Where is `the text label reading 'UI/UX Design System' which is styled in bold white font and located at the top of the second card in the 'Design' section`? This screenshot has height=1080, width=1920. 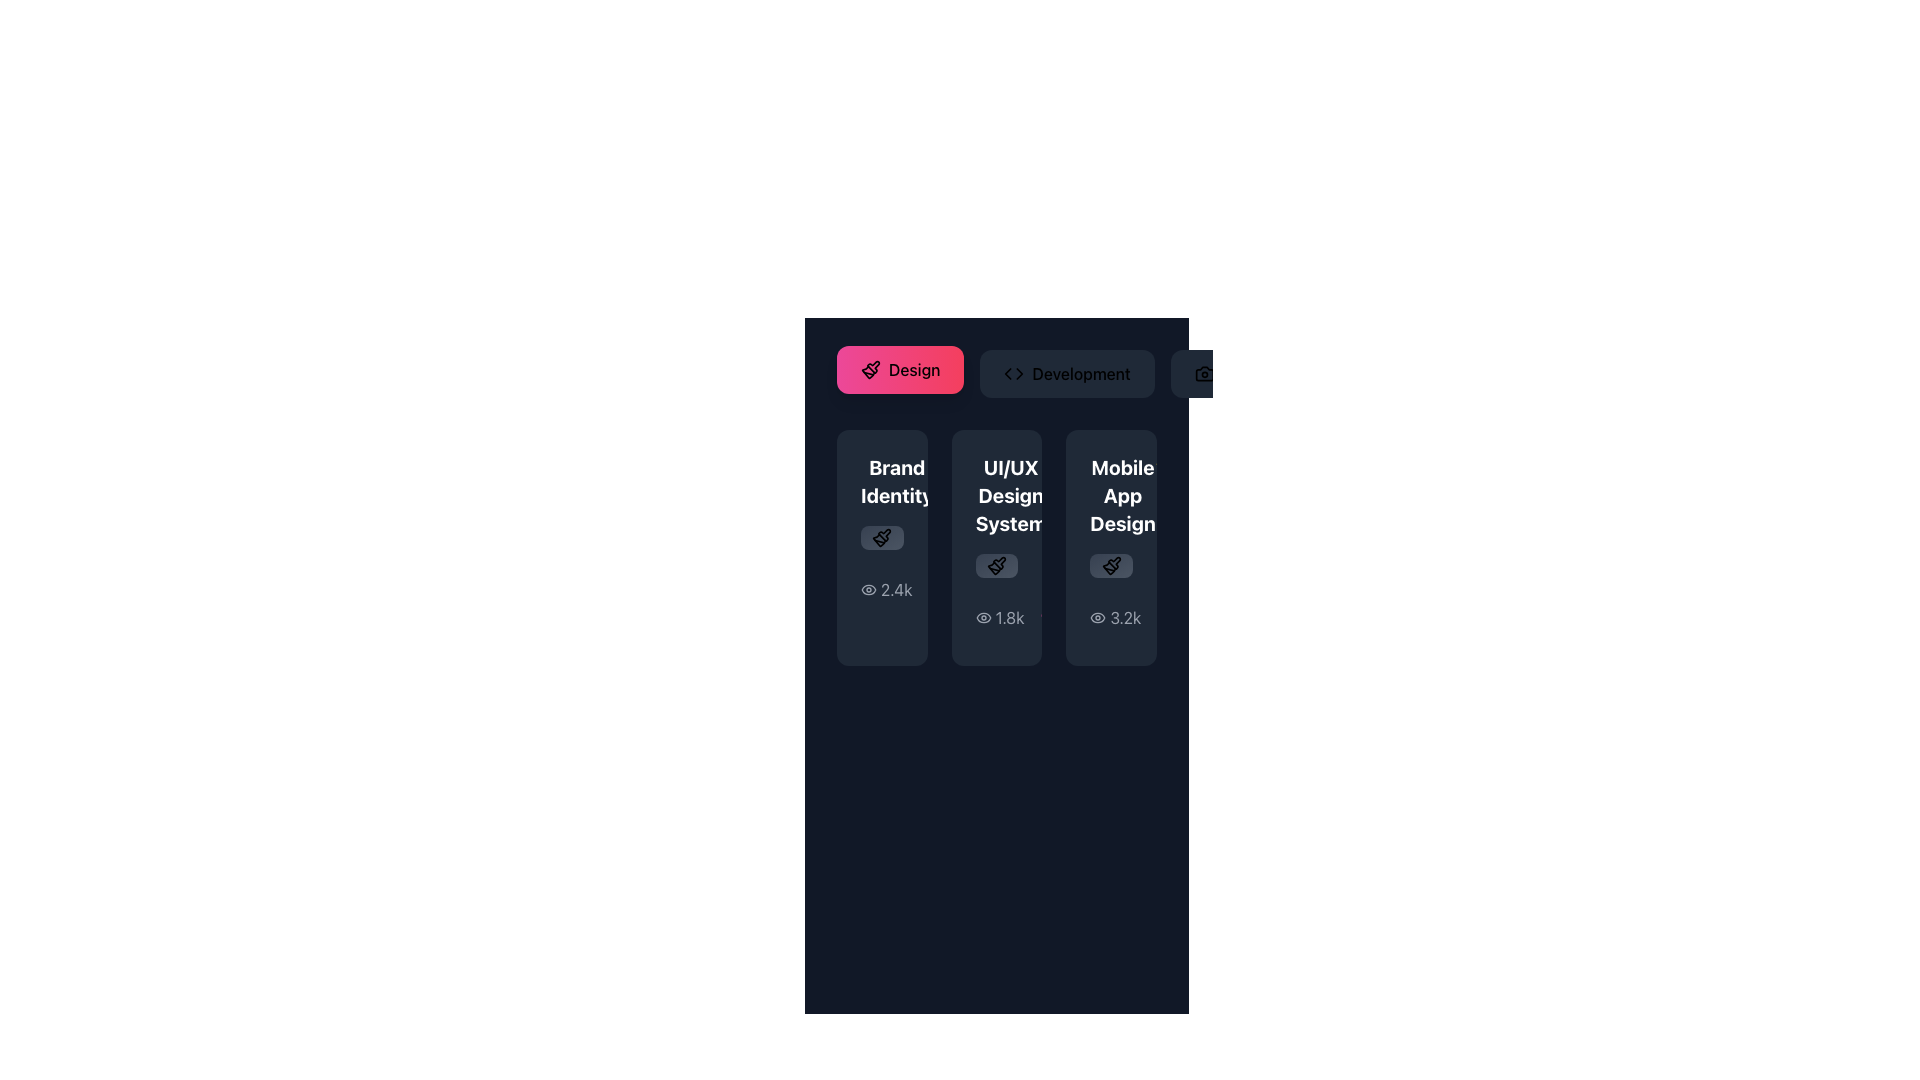
the text label reading 'UI/UX Design System' which is styled in bold white font and located at the top of the second card in the 'Design' section is located at coordinates (1011, 495).